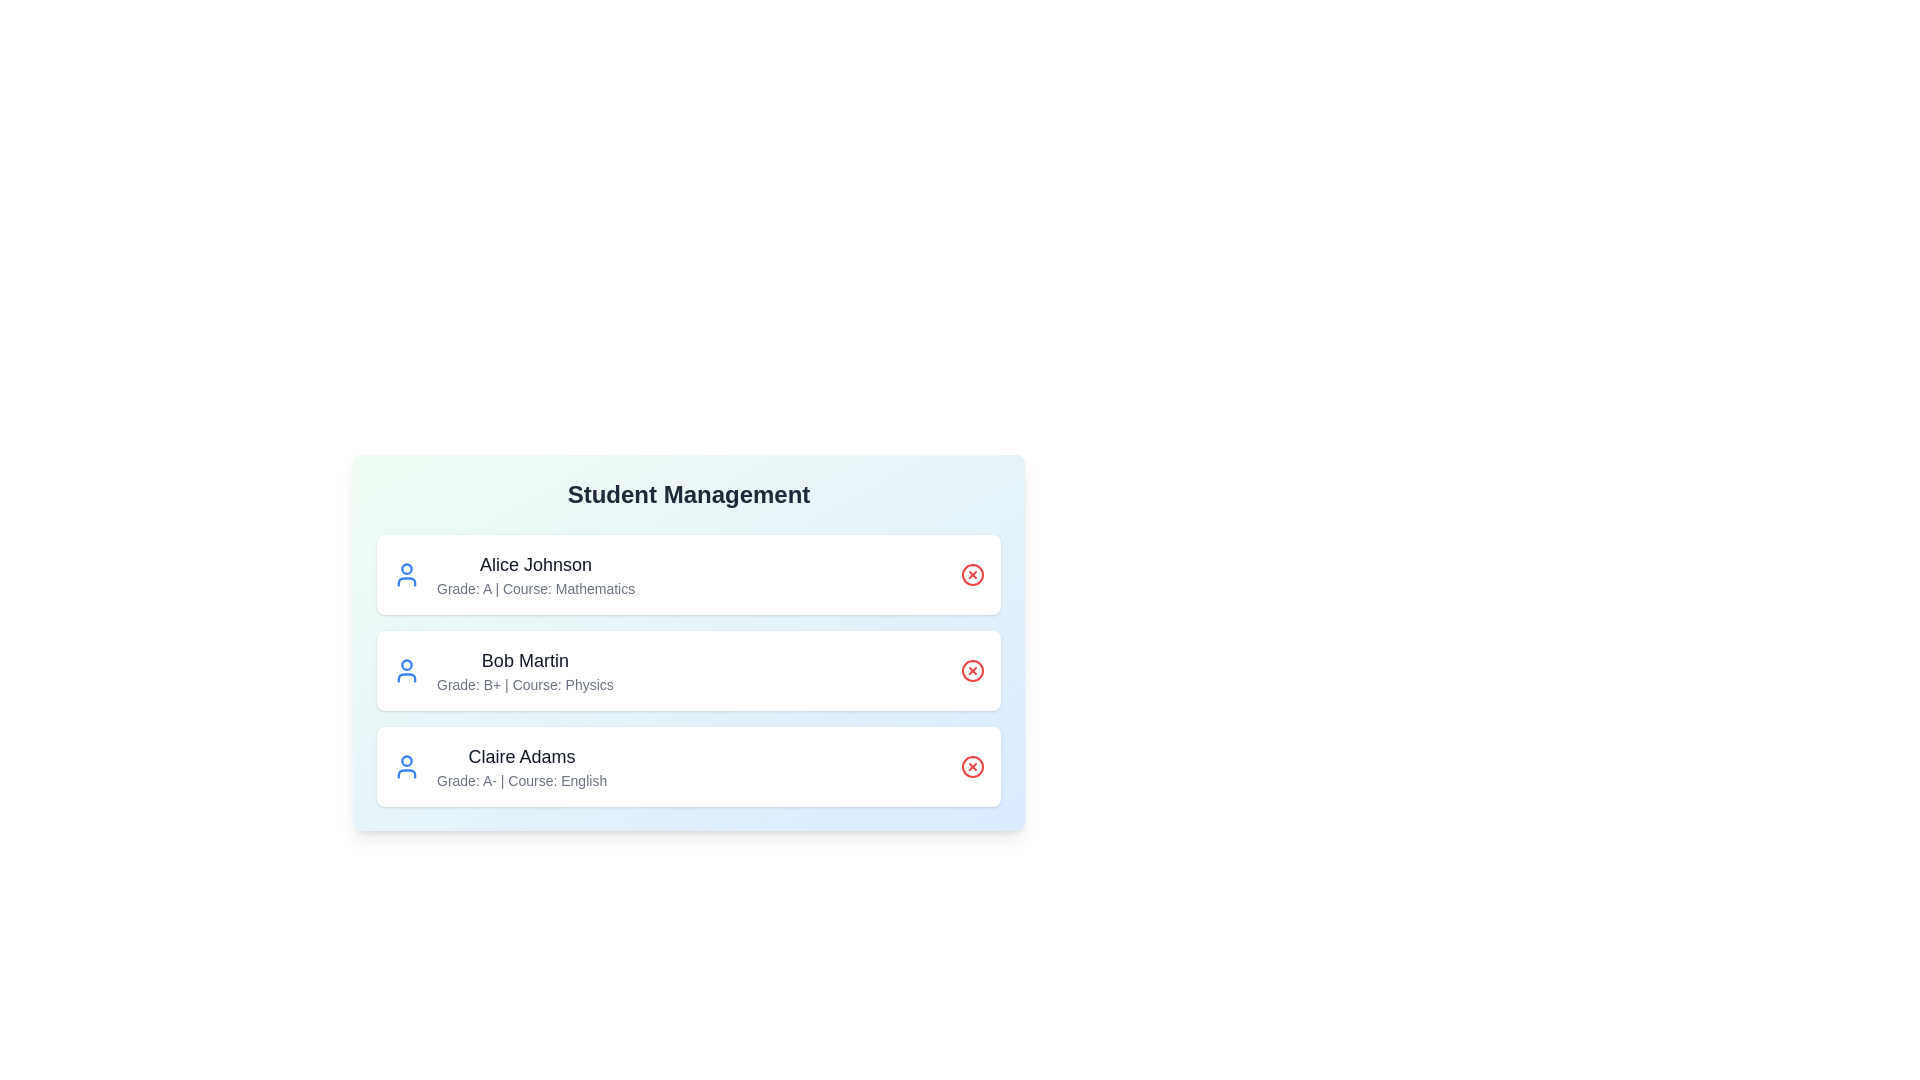 This screenshot has width=1920, height=1080. I want to click on the user icon next to Alice Johnson to inspect it, so click(406, 574).